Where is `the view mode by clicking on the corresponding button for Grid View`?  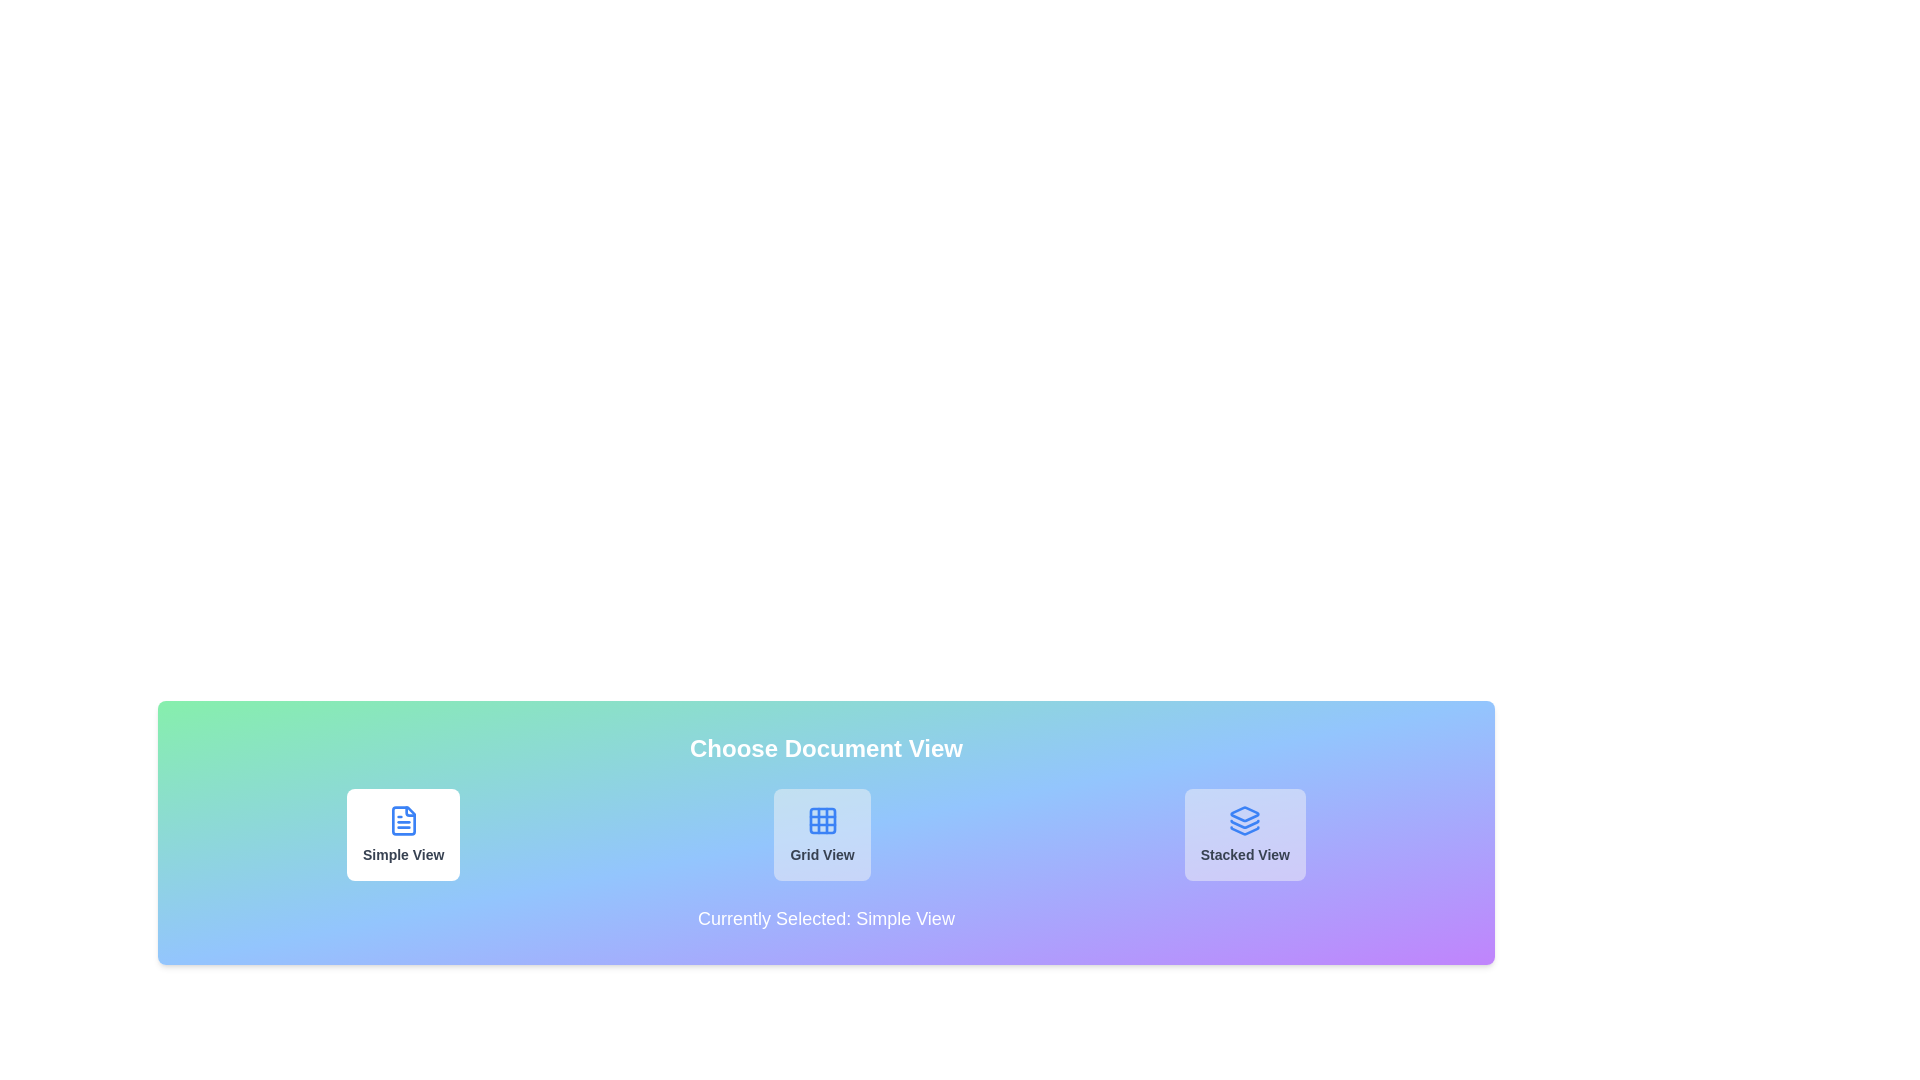 the view mode by clicking on the corresponding button for Grid View is located at coordinates (822, 834).